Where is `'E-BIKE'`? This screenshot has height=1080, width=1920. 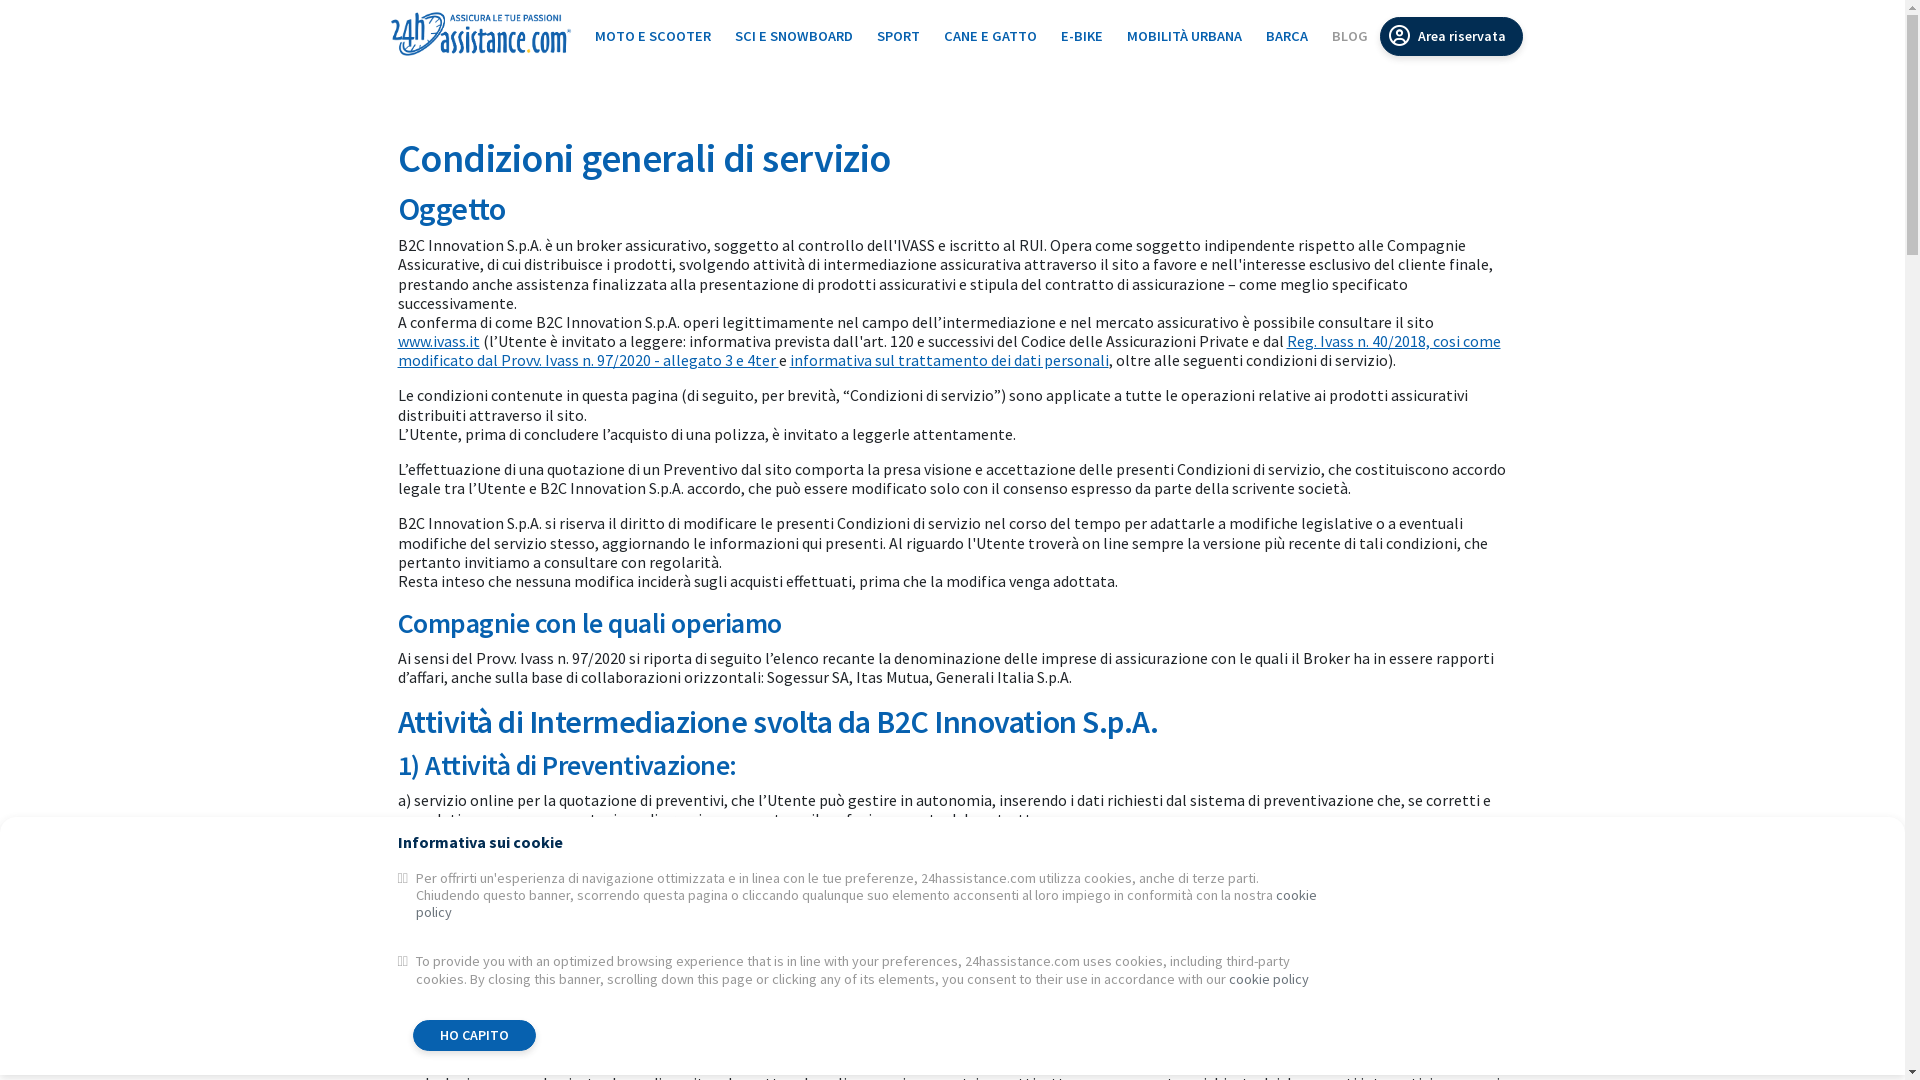
'E-BIKE' is located at coordinates (1079, 36).